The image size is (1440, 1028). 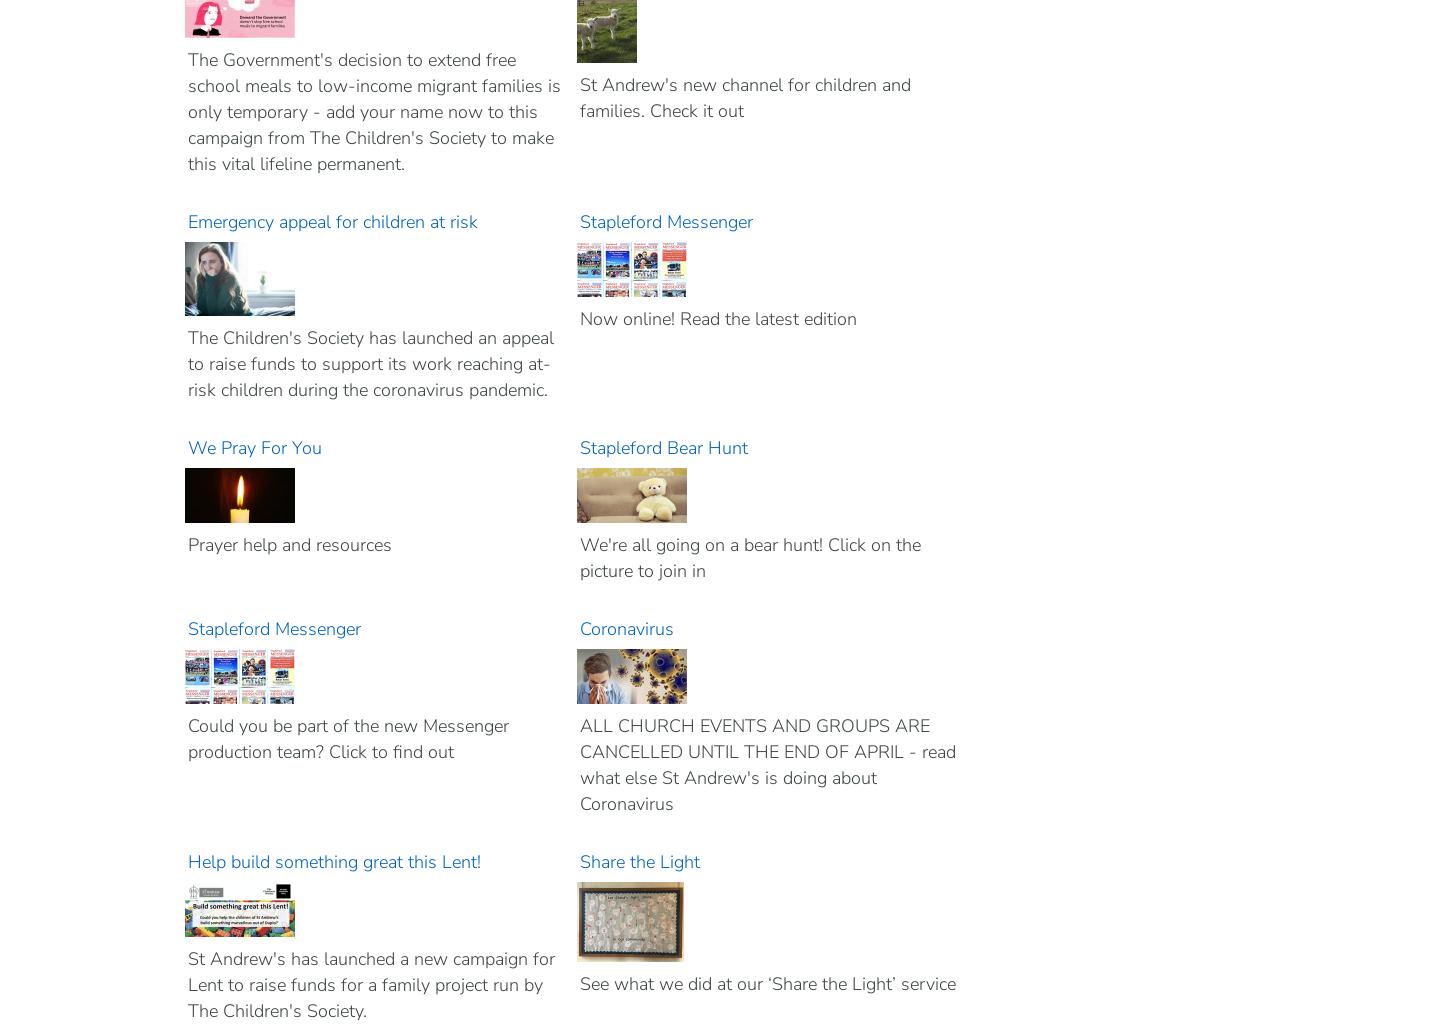 I want to click on 'Stapleford Bear Hunt', so click(x=579, y=448).